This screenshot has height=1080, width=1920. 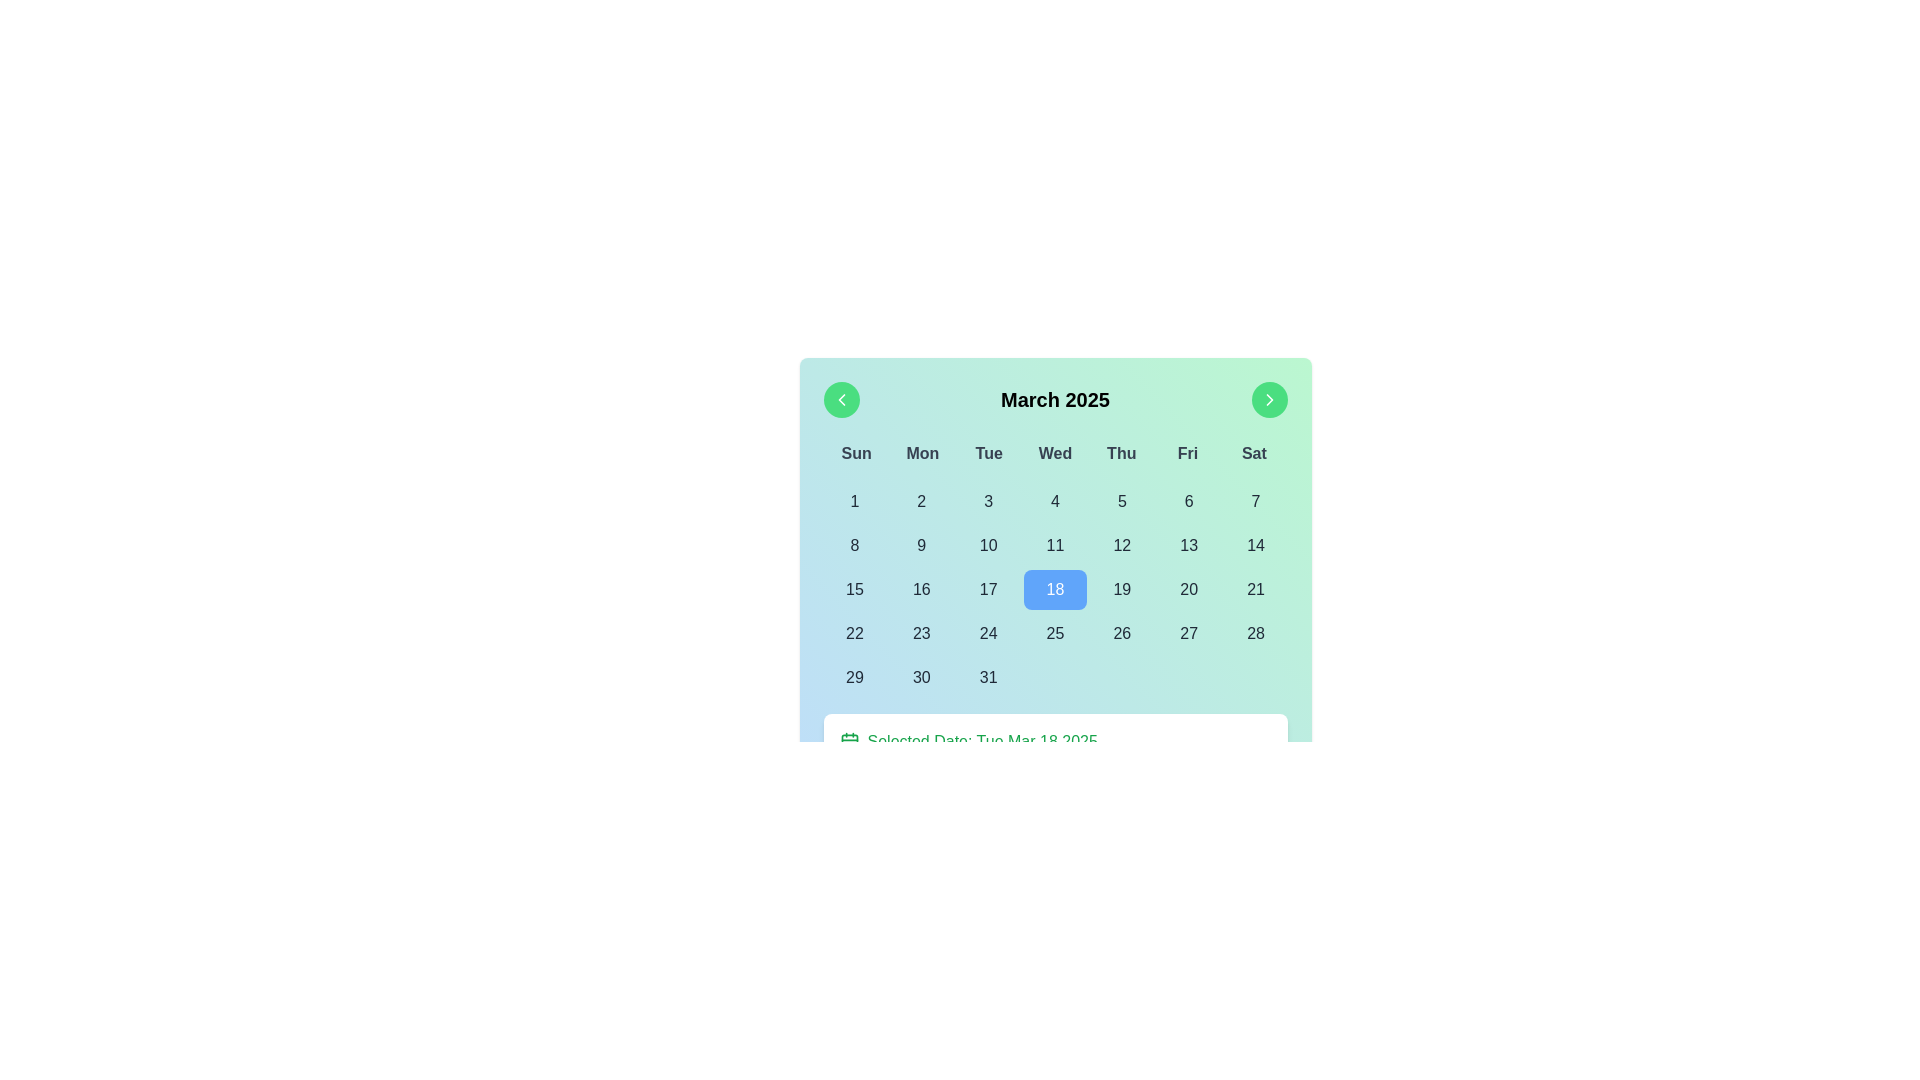 What do you see at coordinates (841, 400) in the screenshot?
I see `the button located in the header area of the calendar interface to the left of the text 'March 2025'` at bounding box center [841, 400].